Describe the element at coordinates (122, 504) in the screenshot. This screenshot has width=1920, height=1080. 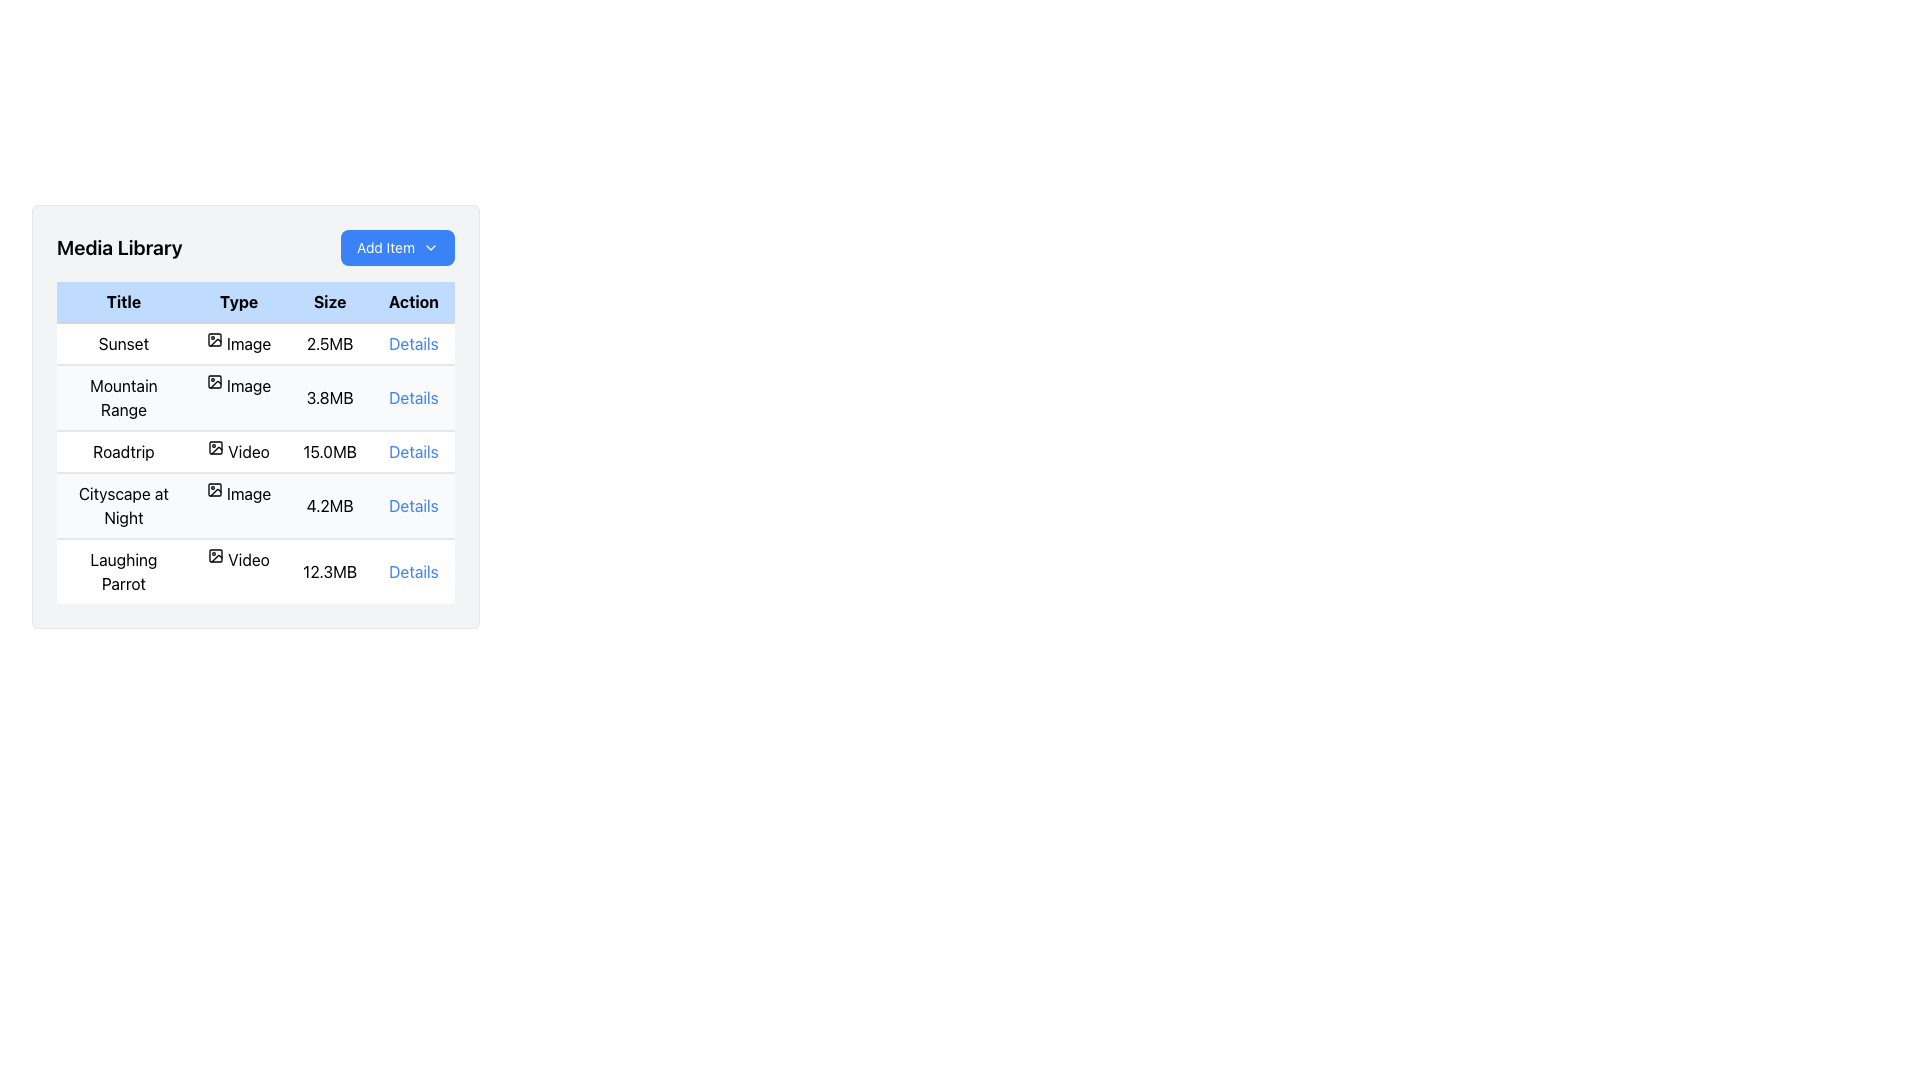
I see `the text label displaying the title 'Cityscape at Night' located in the fourth row of the table under the 'Title' column` at that location.